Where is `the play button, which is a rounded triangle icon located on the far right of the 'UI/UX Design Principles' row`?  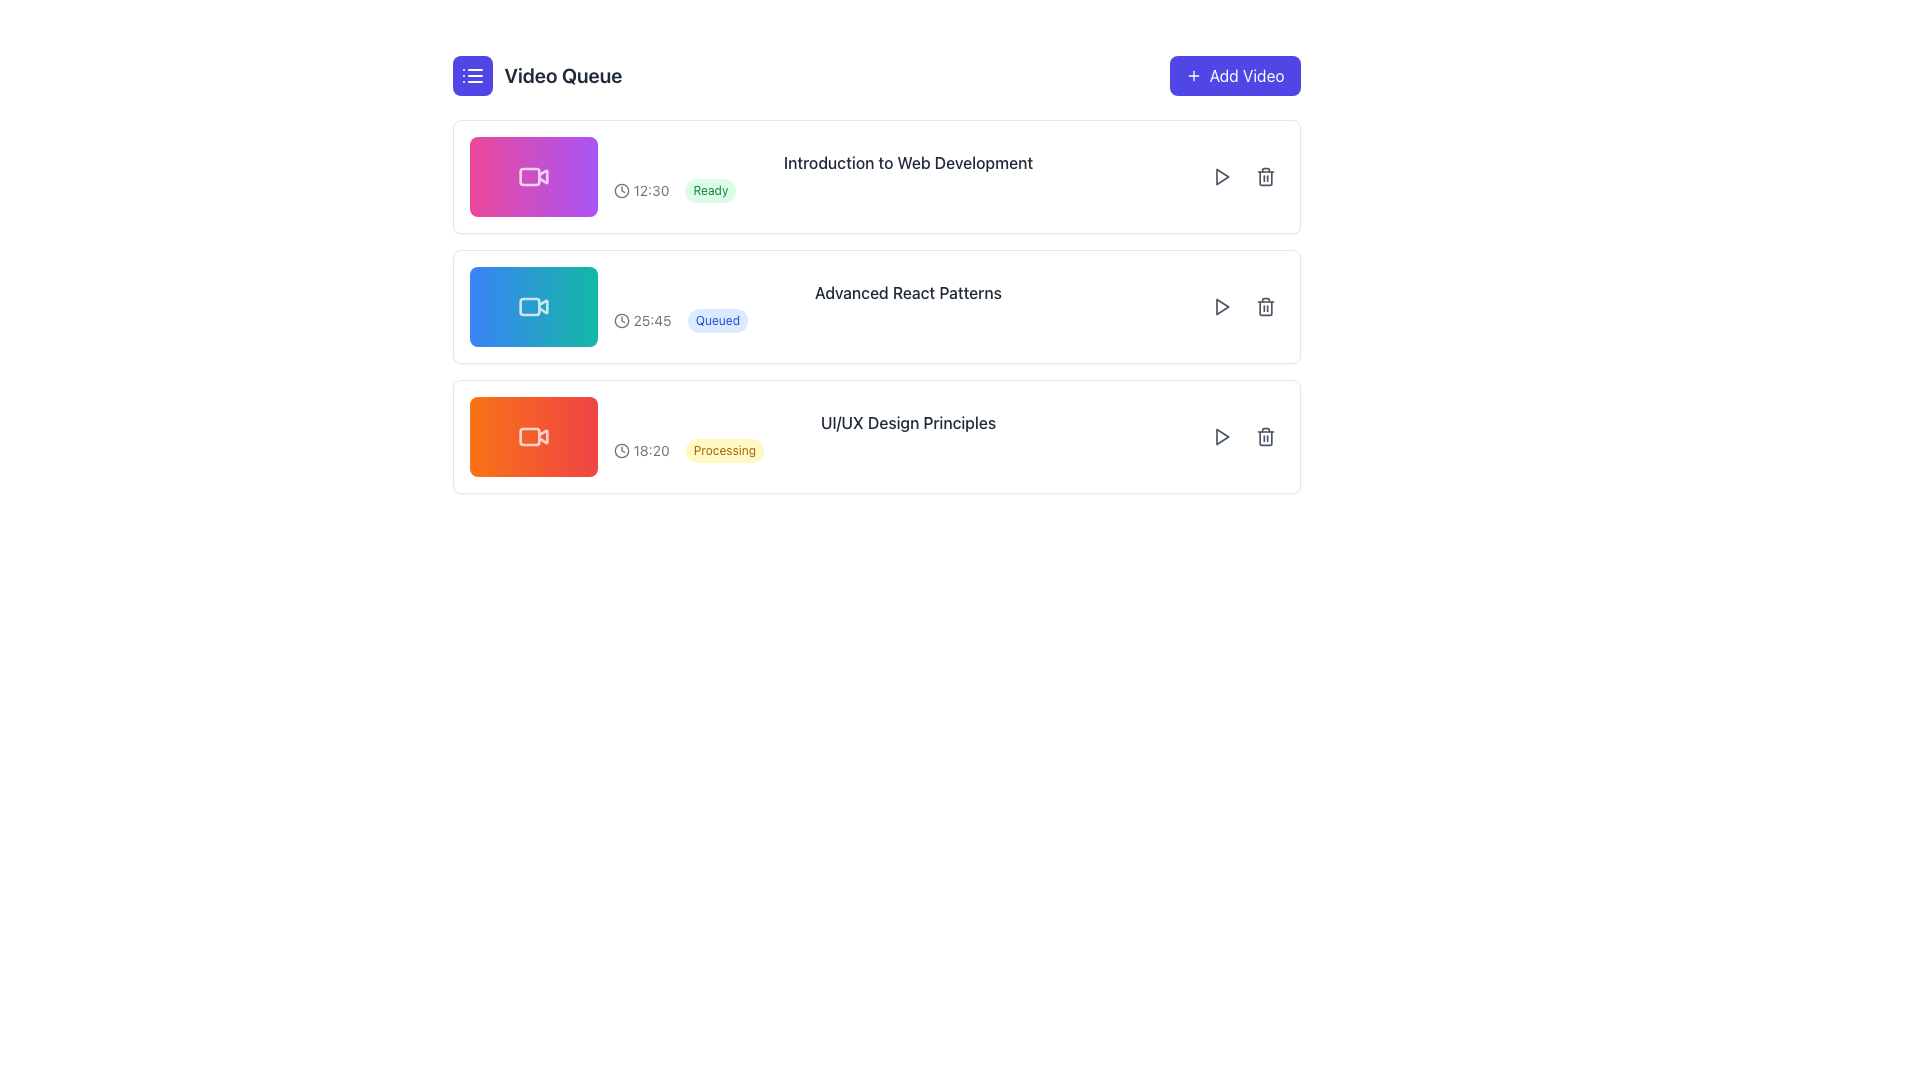 the play button, which is a rounded triangle icon located on the far right of the 'UI/UX Design Principles' row is located at coordinates (1221, 435).